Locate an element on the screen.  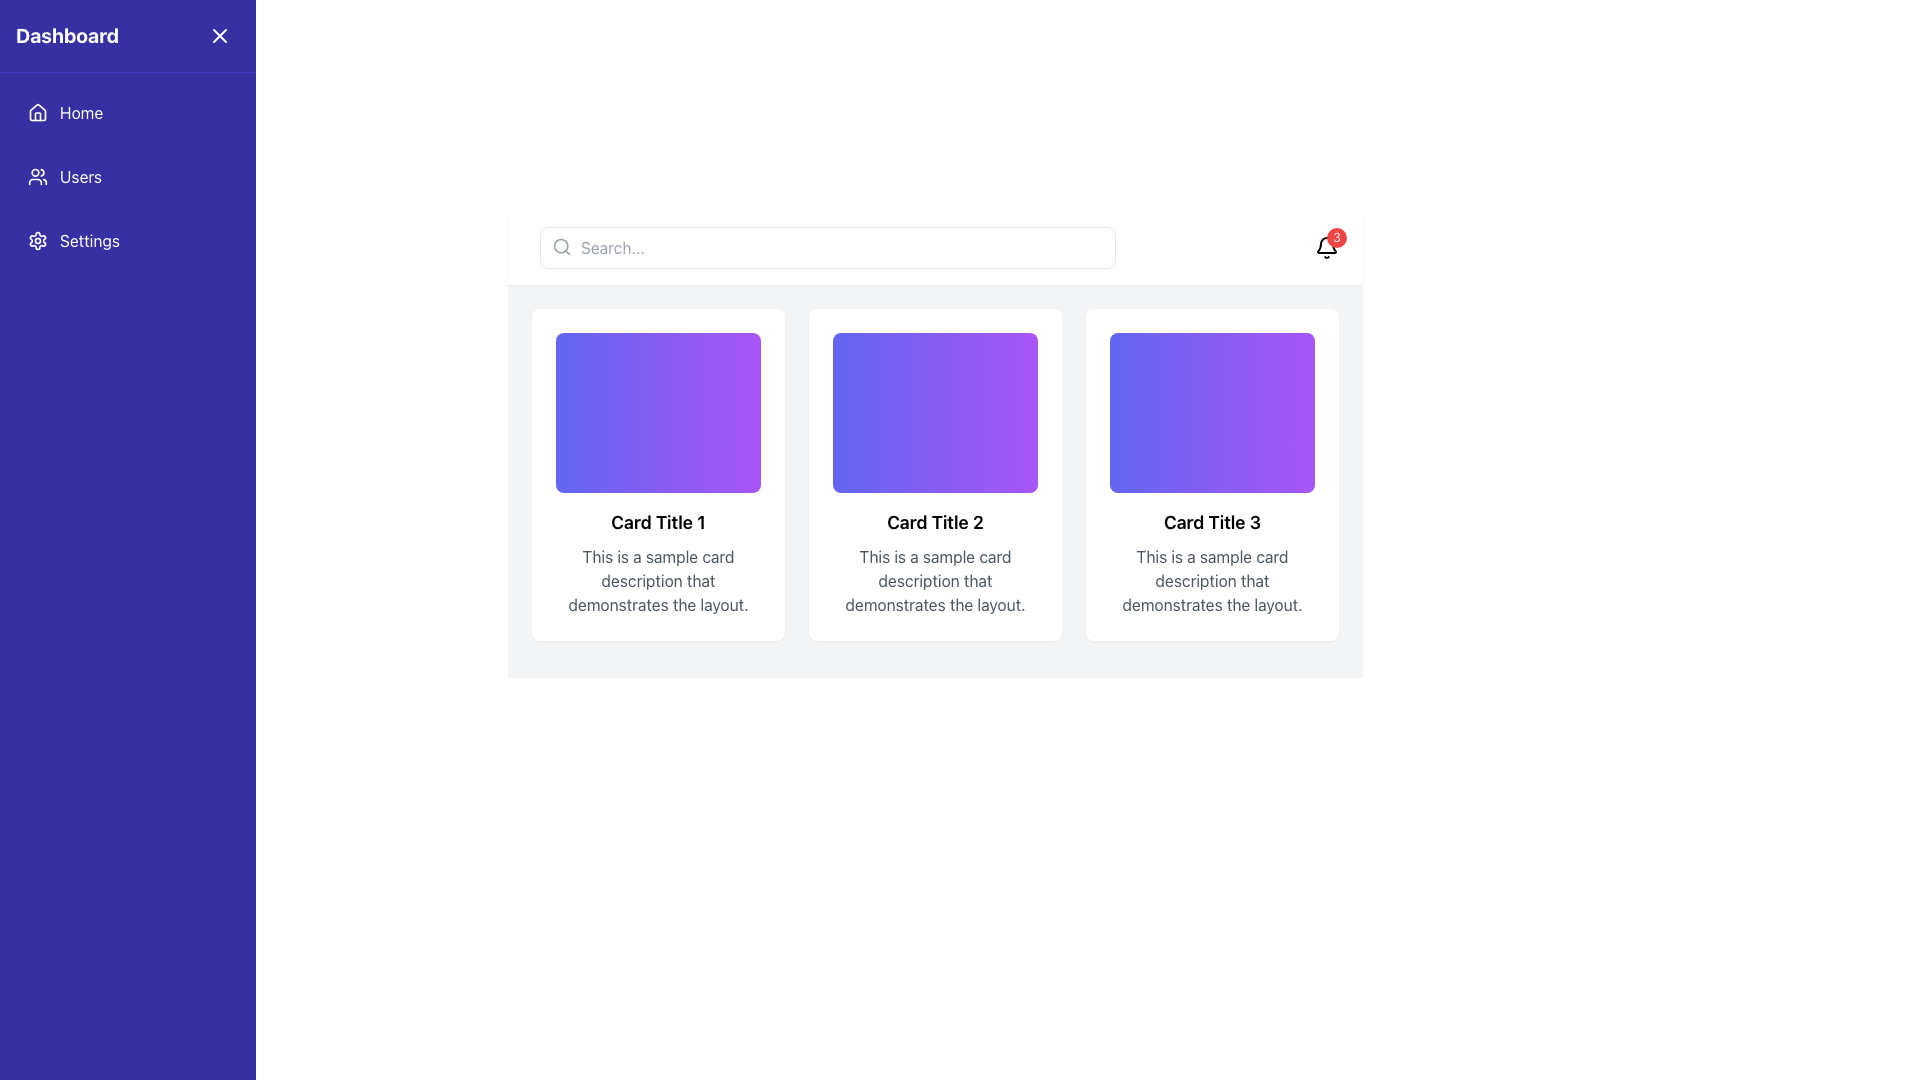
the 'X' icon located in the top-right corner of the blue sidebar is located at coordinates (220, 35).